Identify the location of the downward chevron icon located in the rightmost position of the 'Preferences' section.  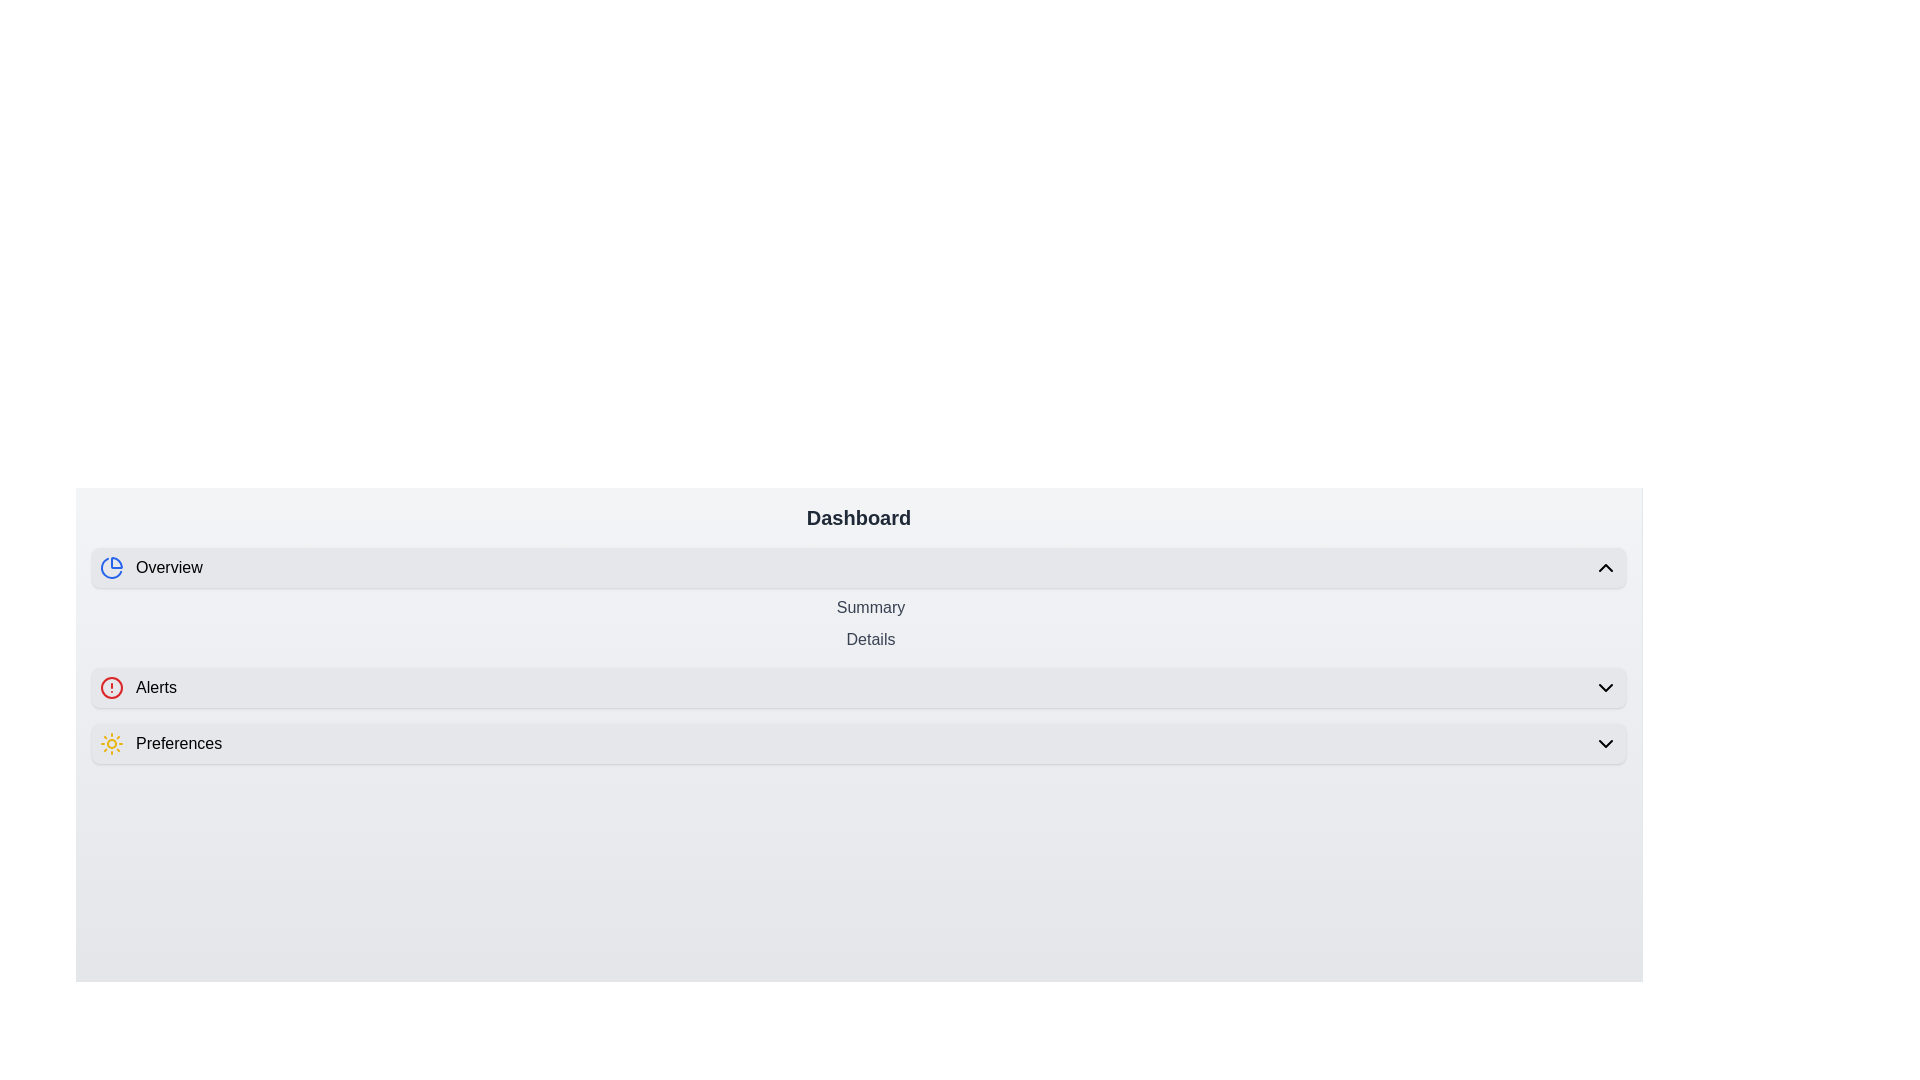
(1606, 744).